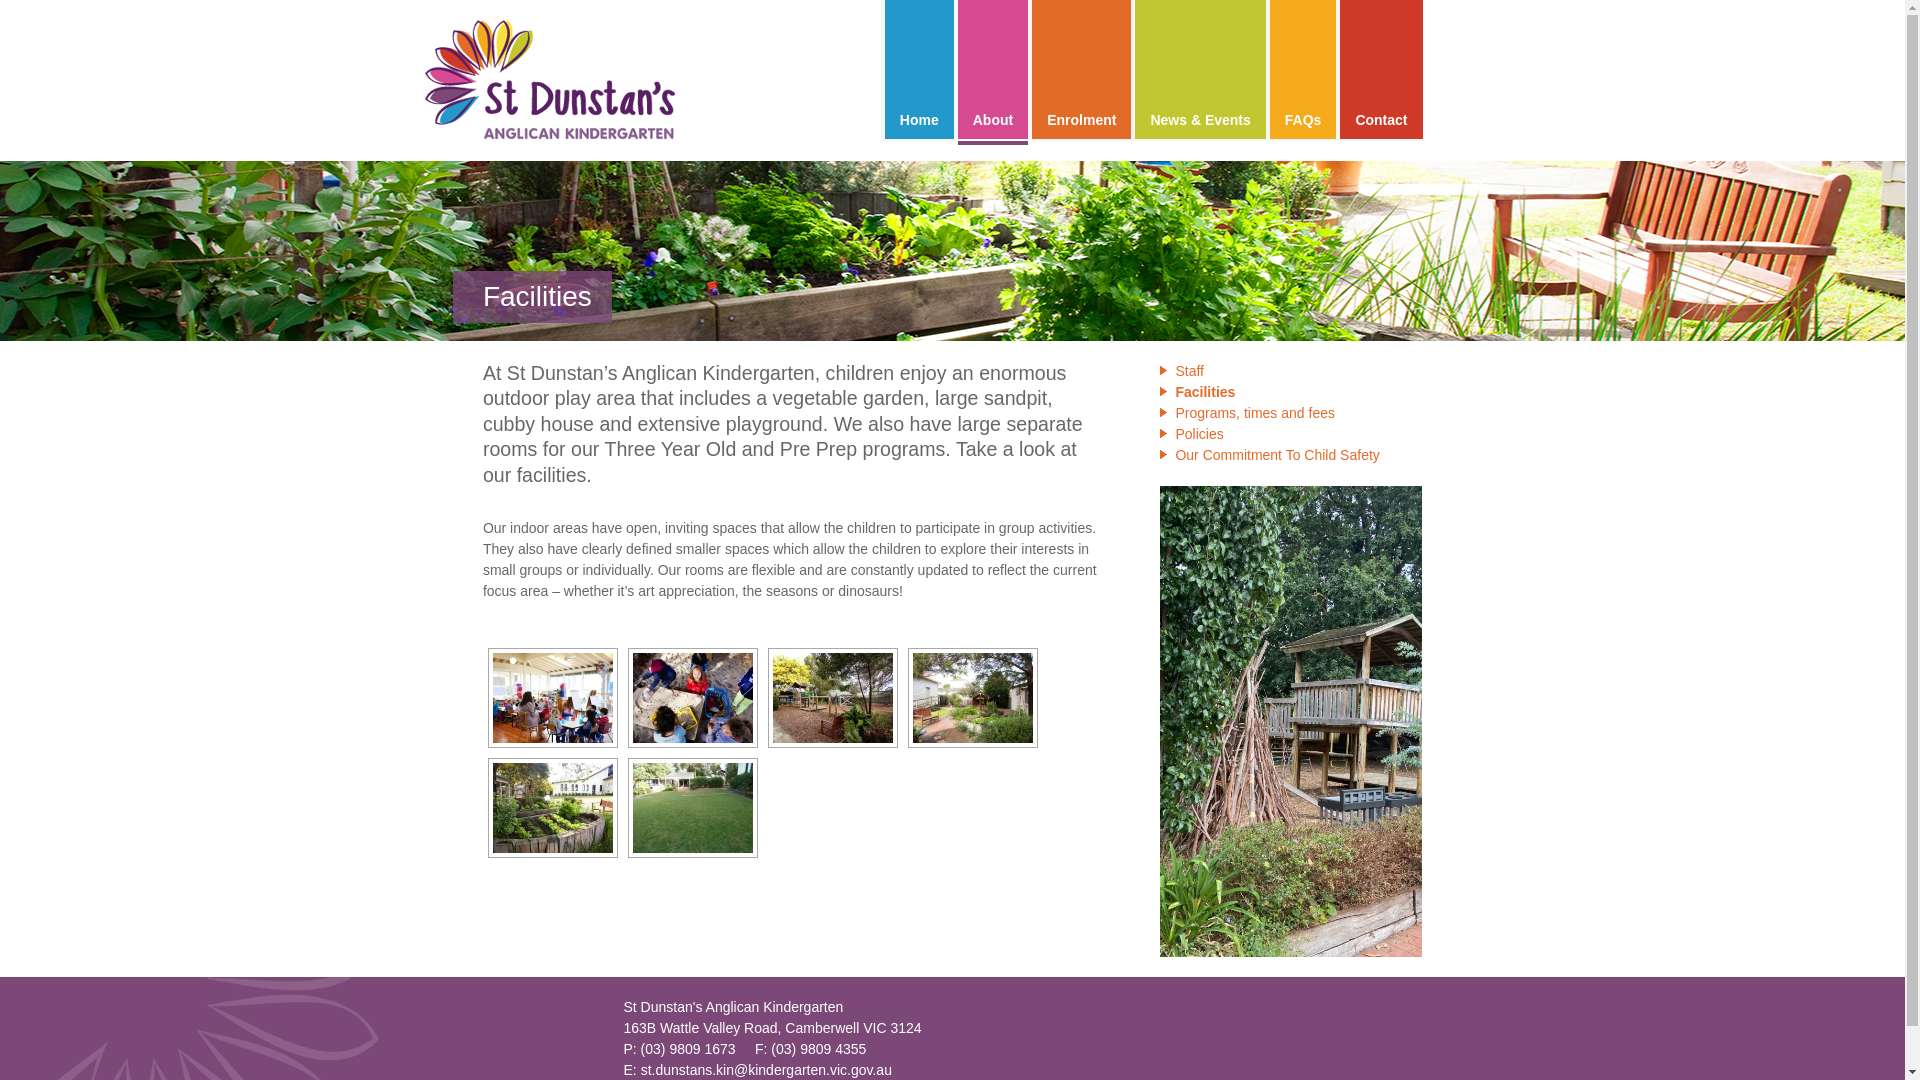 This screenshot has height=1080, width=1920. I want to click on 'About', so click(993, 69).